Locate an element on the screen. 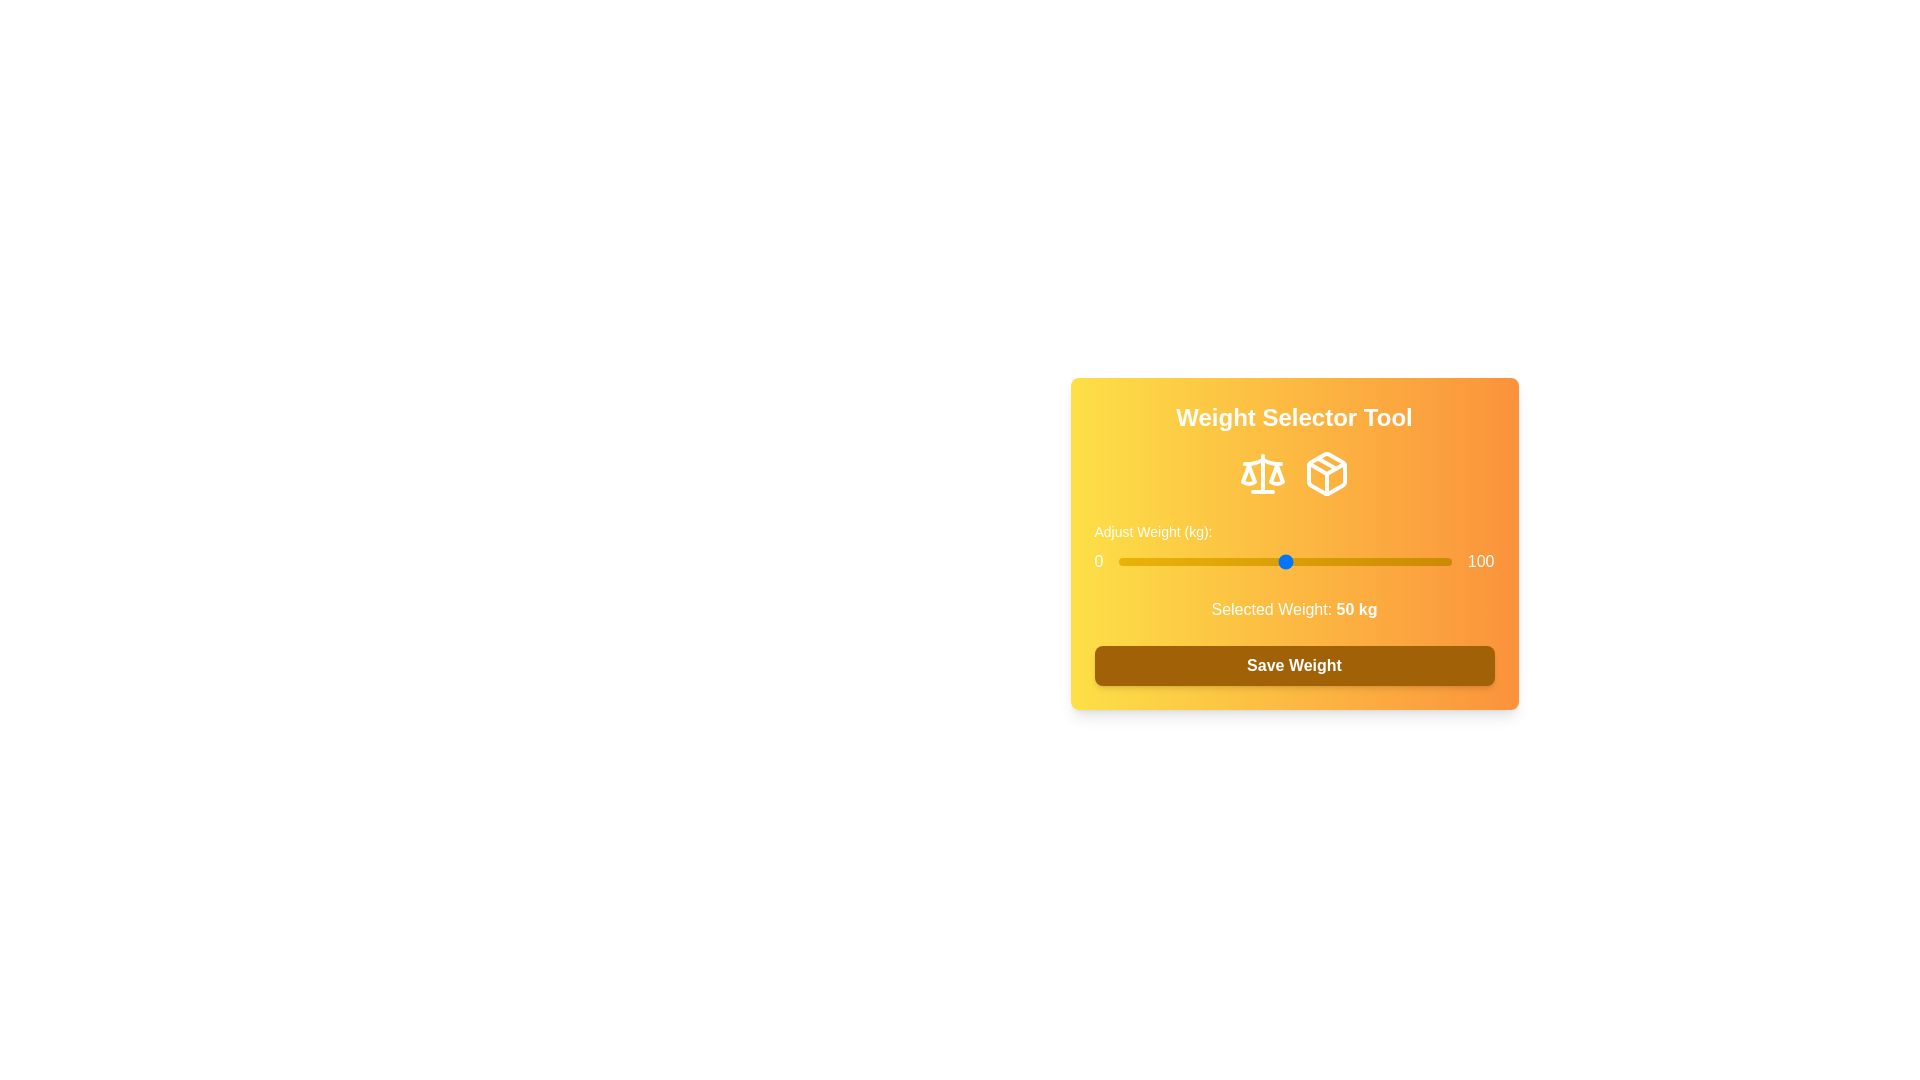 The height and width of the screenshot is (1080, 1920). the weight slider to 20 kg is located at coordinates (1185, 562).